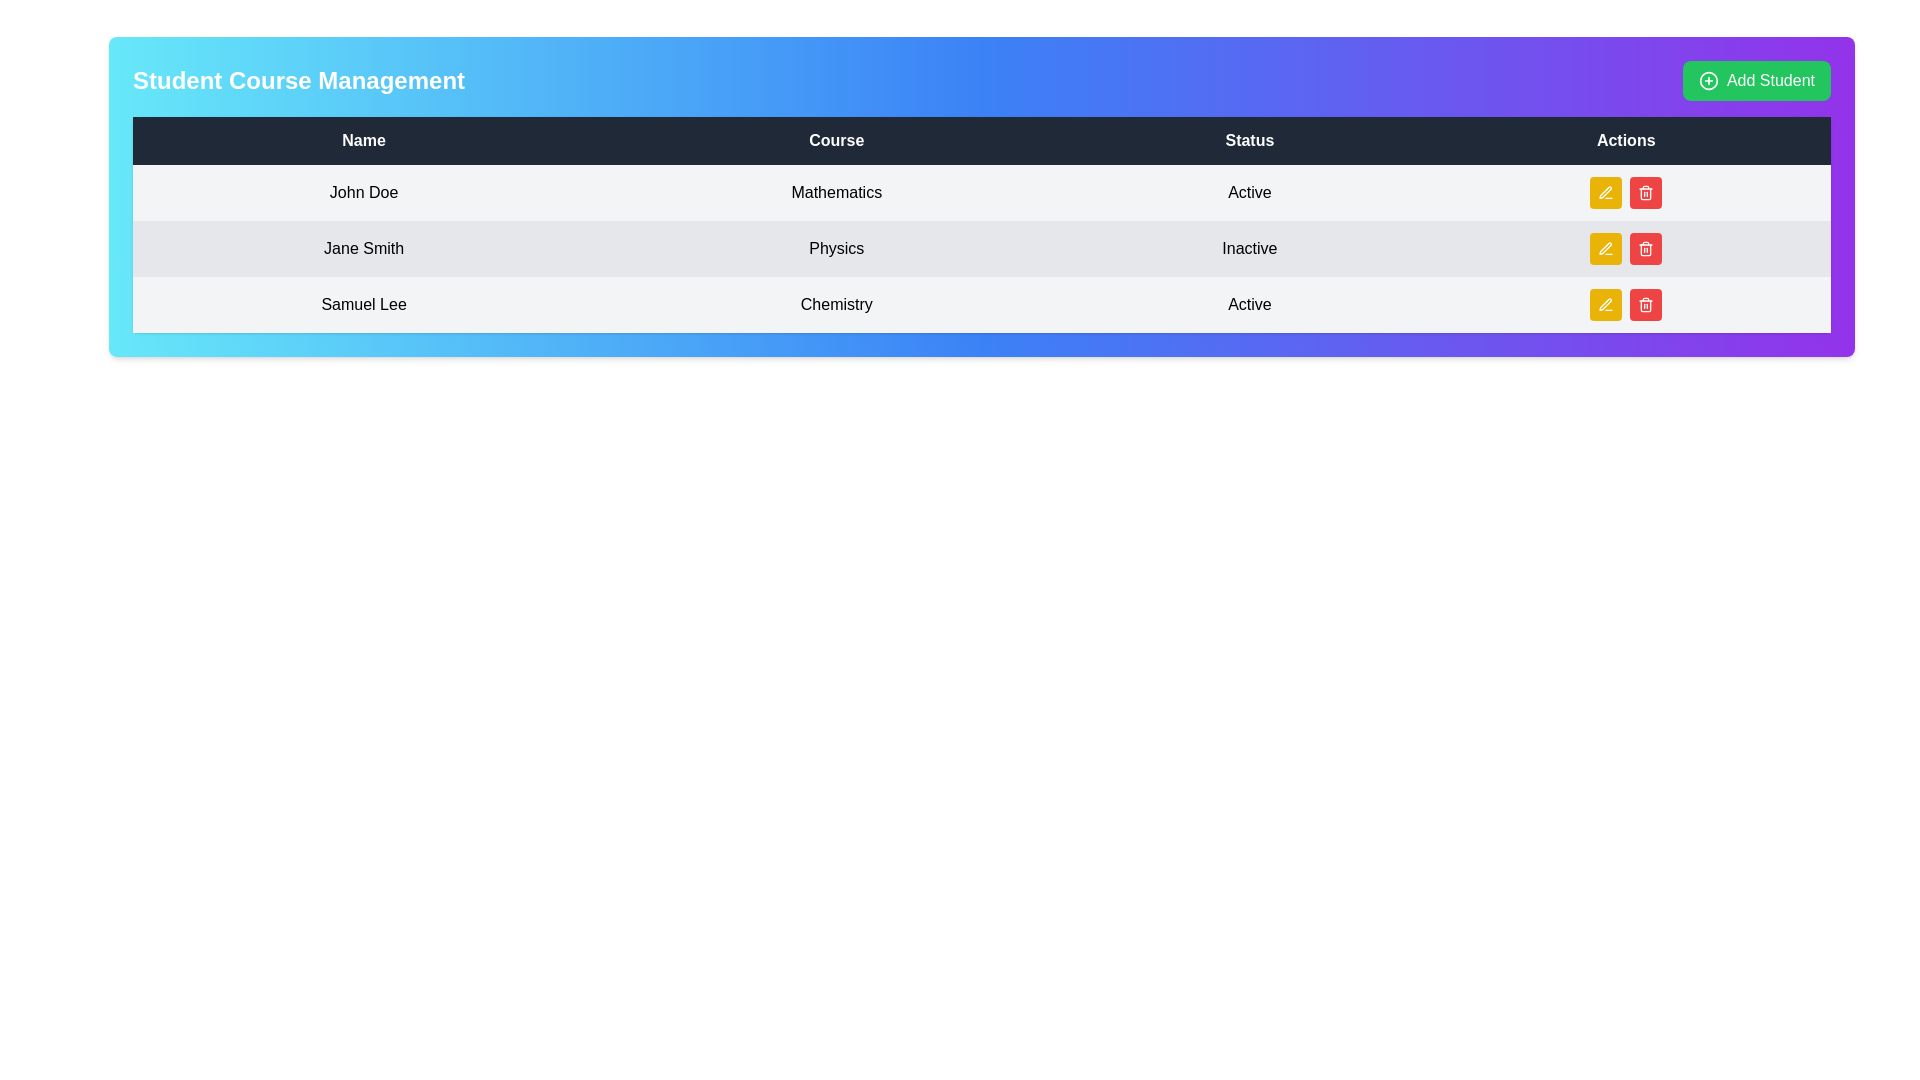 The image size is (1920, 1080). I want to click on the static text display of the course subject located in the second row of the table, between 'Jane Smith' and 'Inactive', so click(836, 248).